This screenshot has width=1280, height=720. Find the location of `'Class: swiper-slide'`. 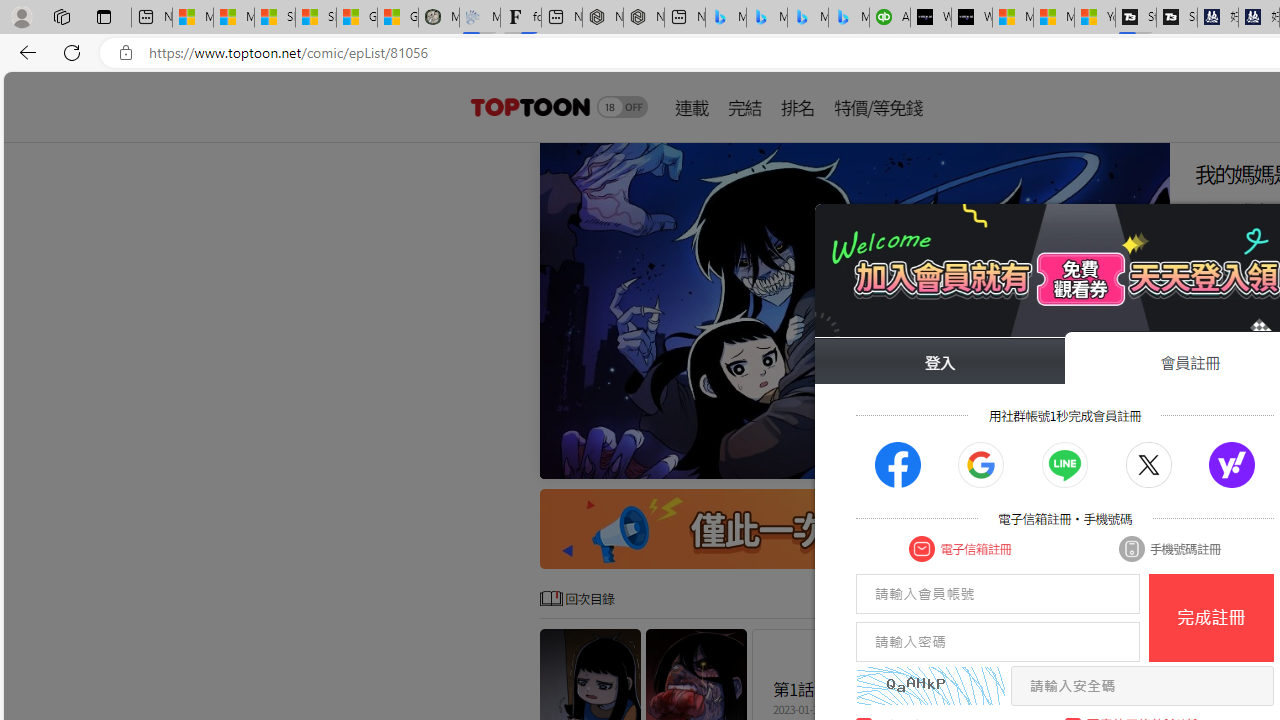

'Class: swiper-slide' is located at coordinates (855, 311).